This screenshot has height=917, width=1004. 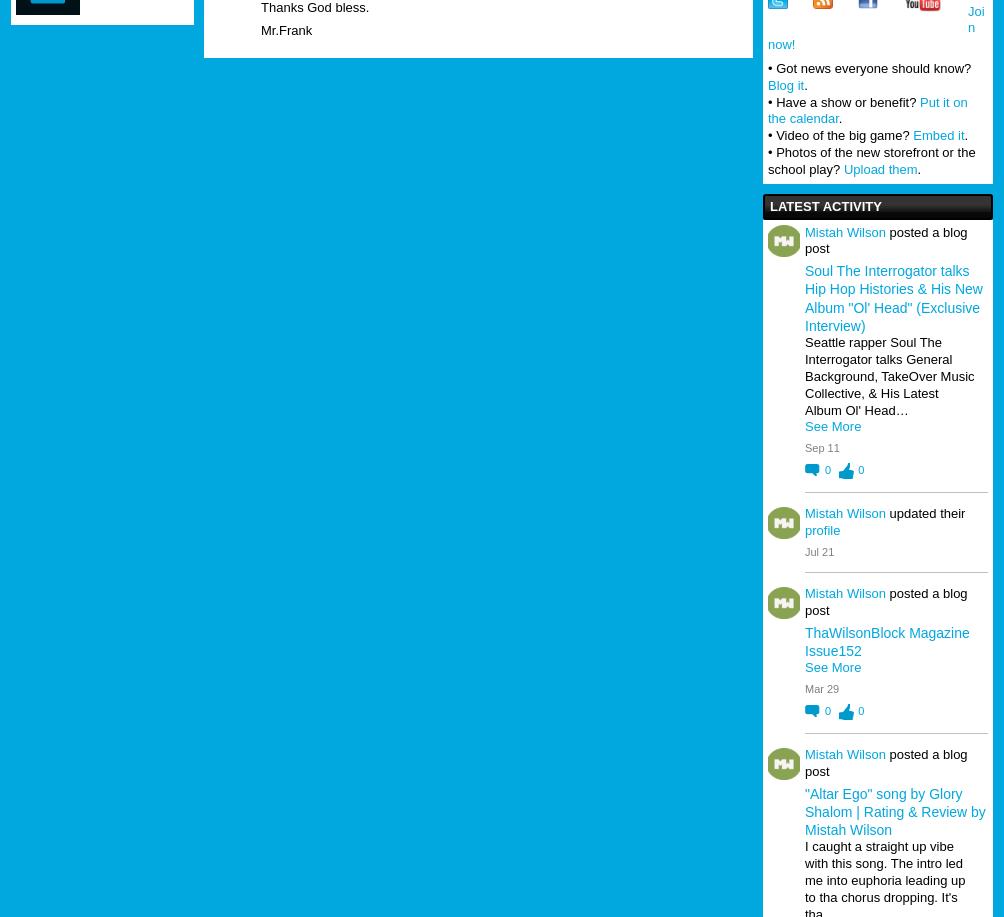 I want to click on 'Thanks God bless.', so click(x=314, y=7).